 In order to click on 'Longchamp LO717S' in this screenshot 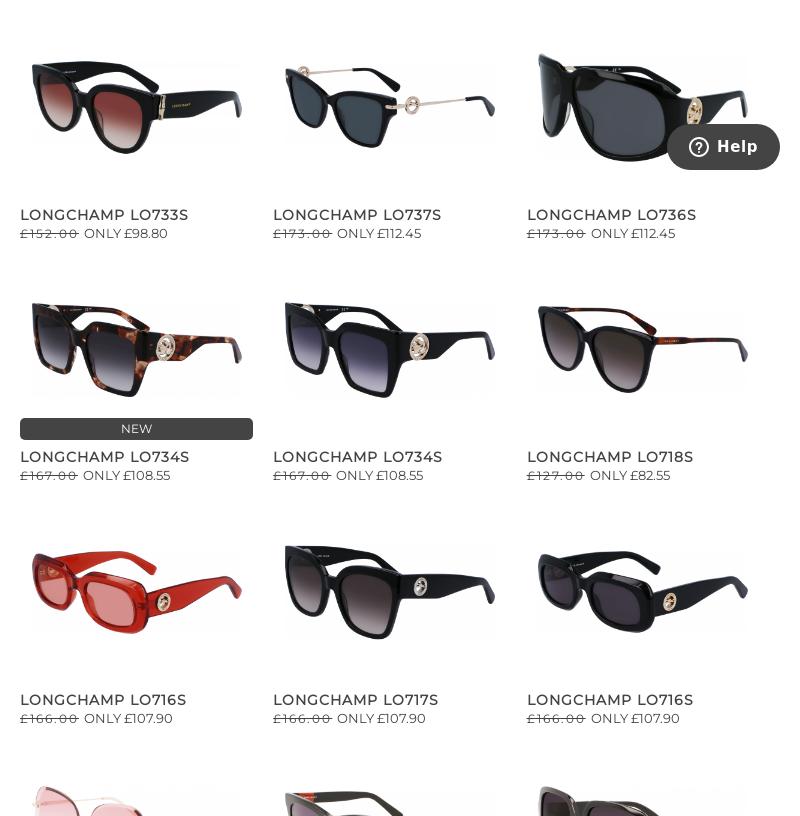, I will do `click(356, 698)`.